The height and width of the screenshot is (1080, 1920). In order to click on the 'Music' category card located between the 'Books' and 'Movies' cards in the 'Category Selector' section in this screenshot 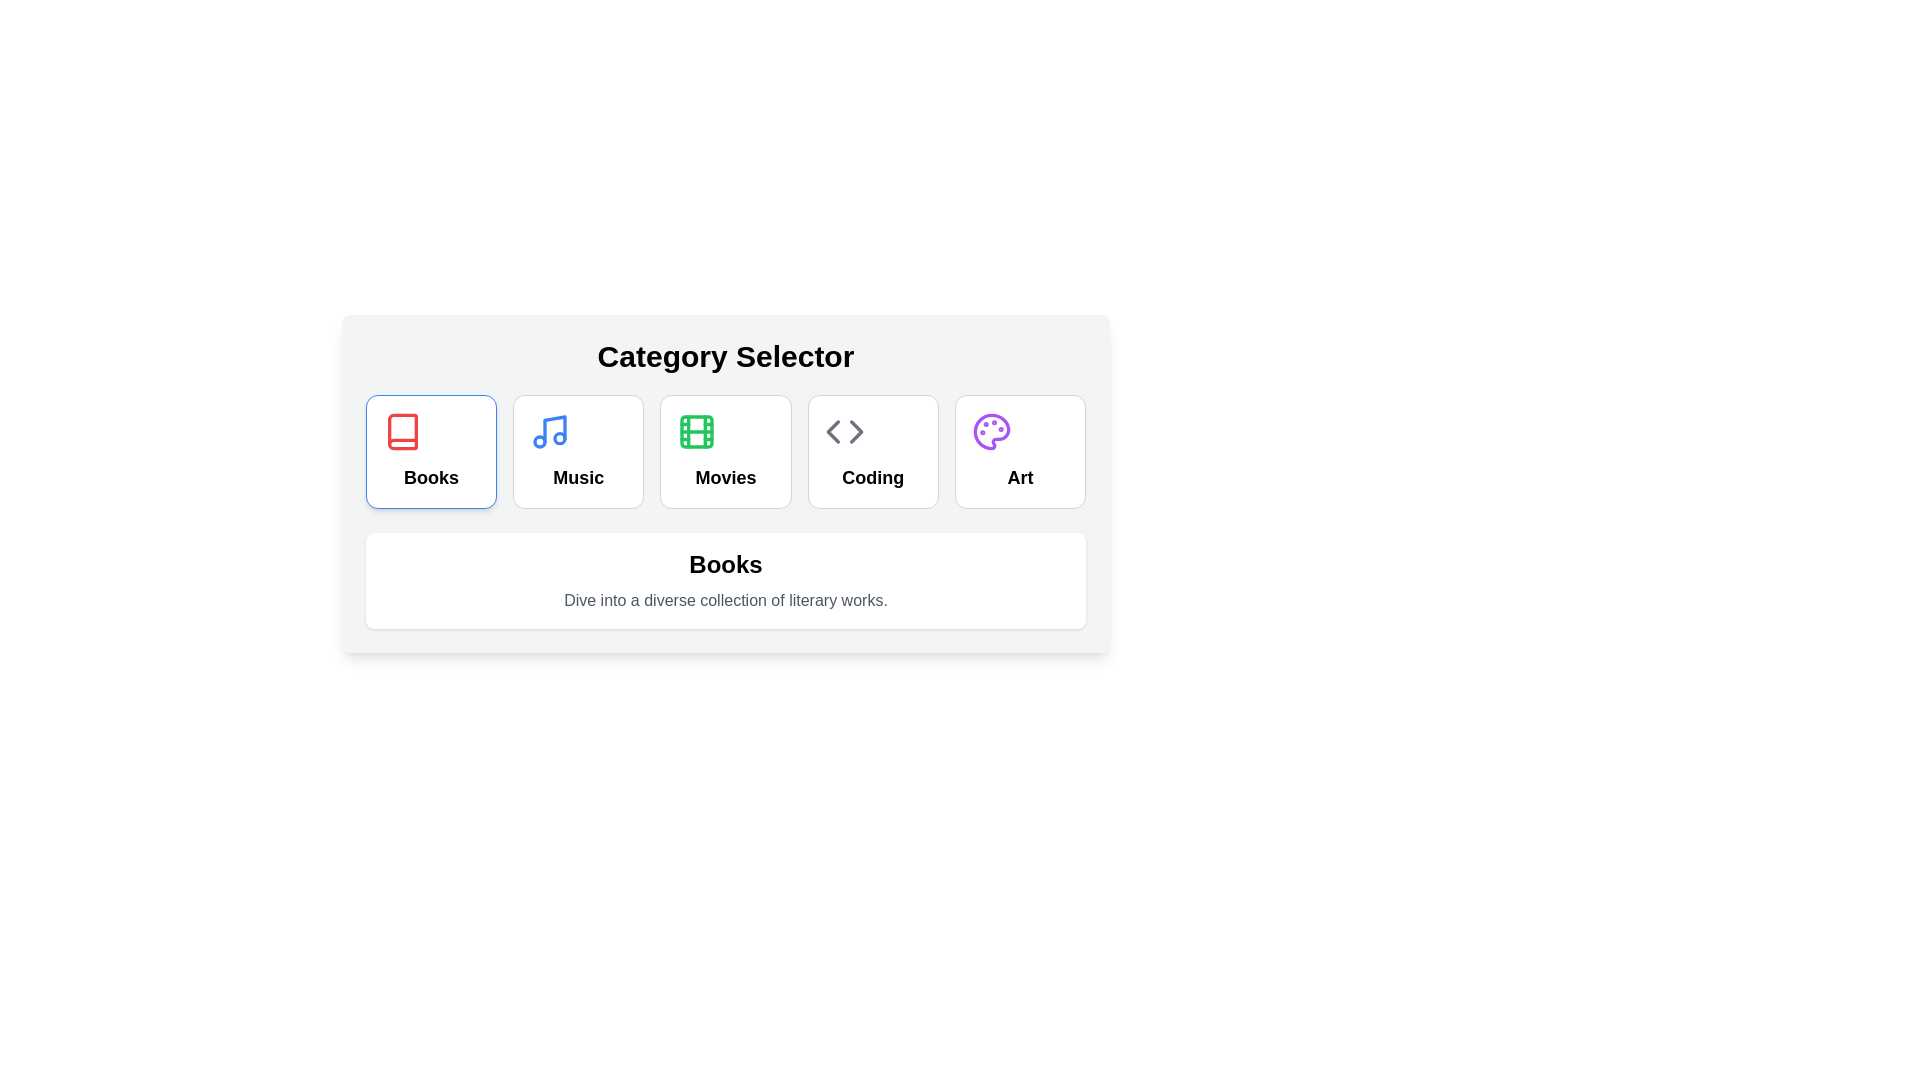, I will do `click(577, 451)`.